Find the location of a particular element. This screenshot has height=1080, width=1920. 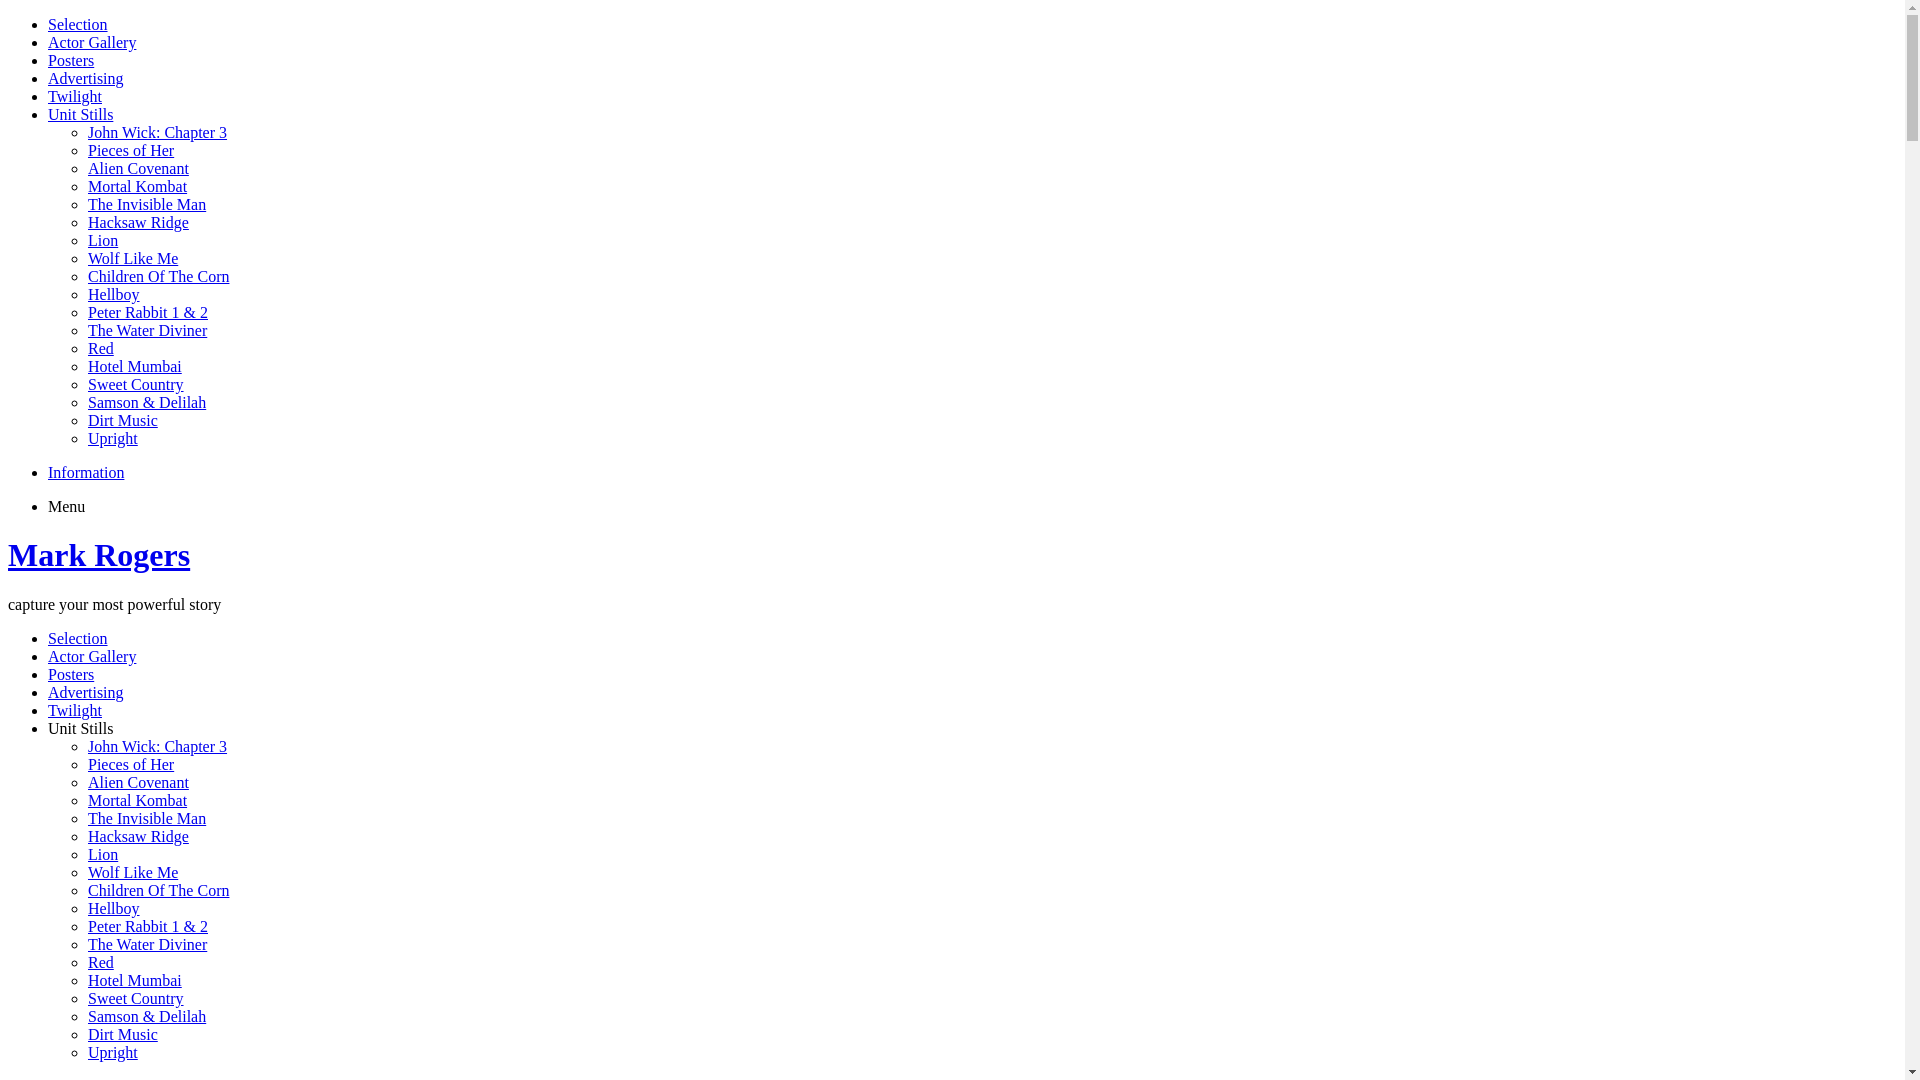

'Samson & Delilah' is located at coordinates (146, 1016).